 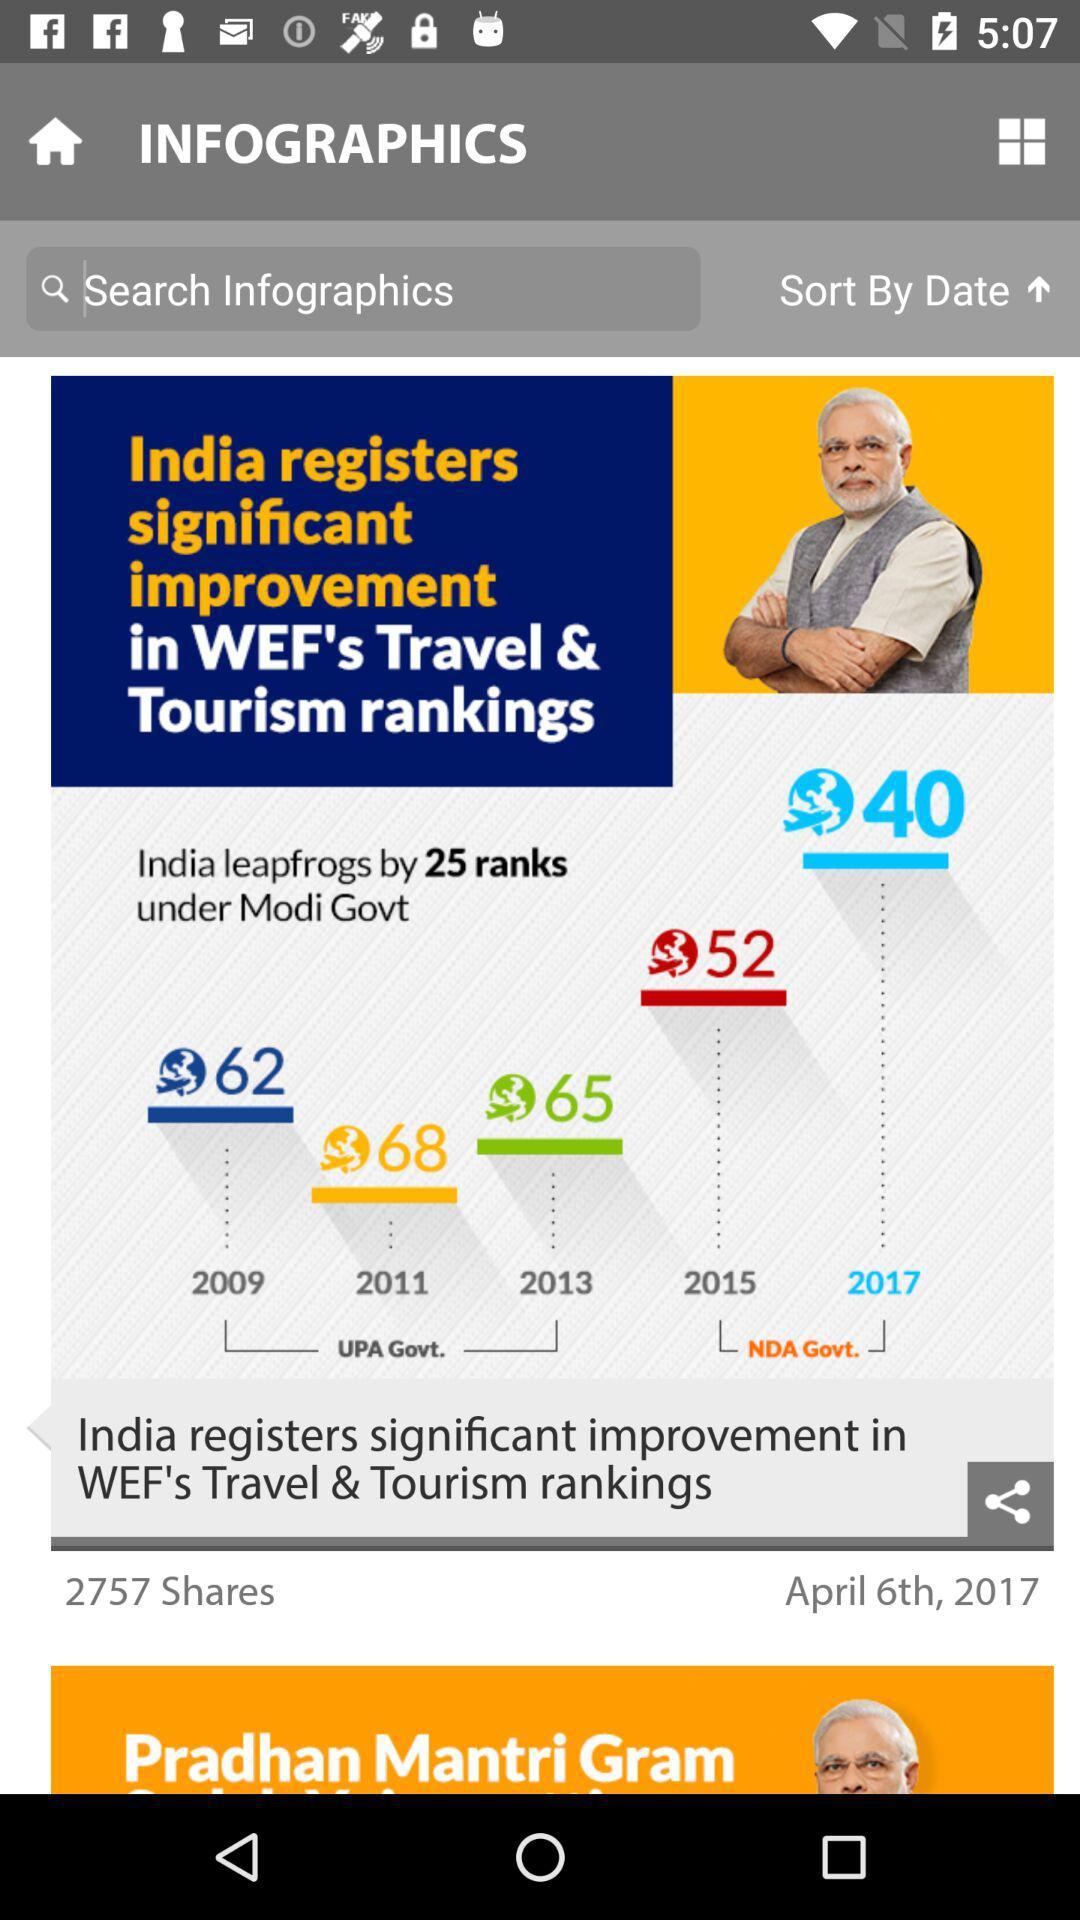 What do you see at coordinates (1010, 1499) in the screenshot?
I see `share the bluetooth` at bounding box center [1010, 1499].